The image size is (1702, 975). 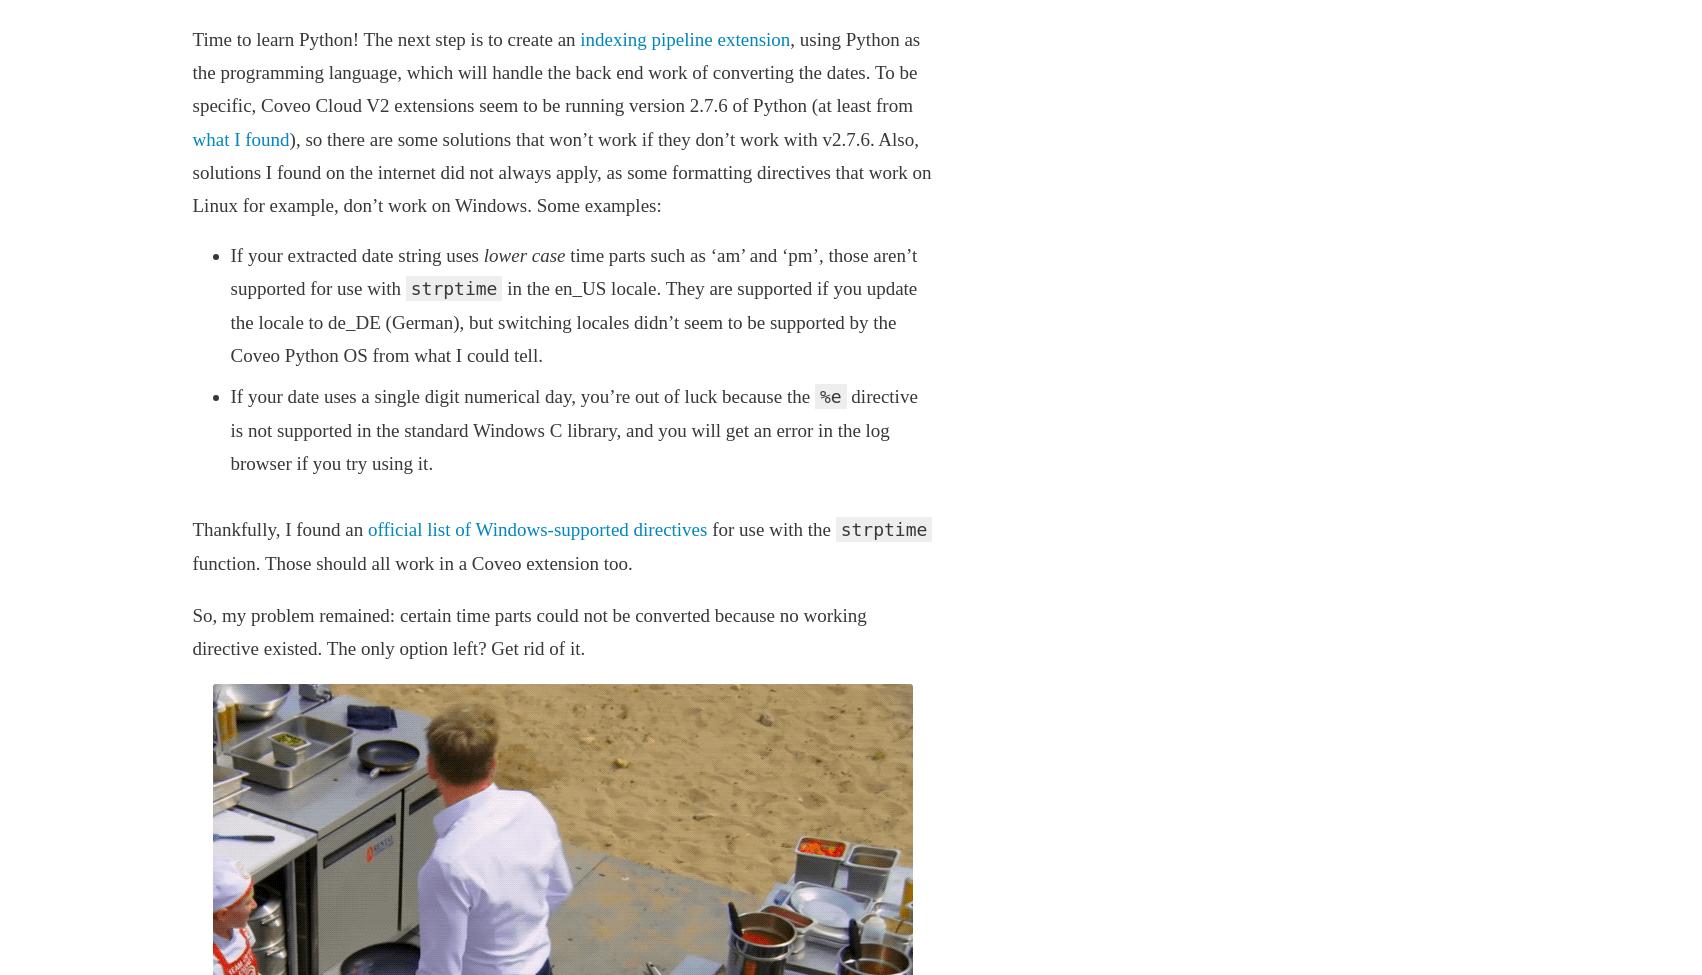 What do you see at coordinates (239, 137) in the screenshot?
I see `'what I found'` at bounding box center [239, 137].